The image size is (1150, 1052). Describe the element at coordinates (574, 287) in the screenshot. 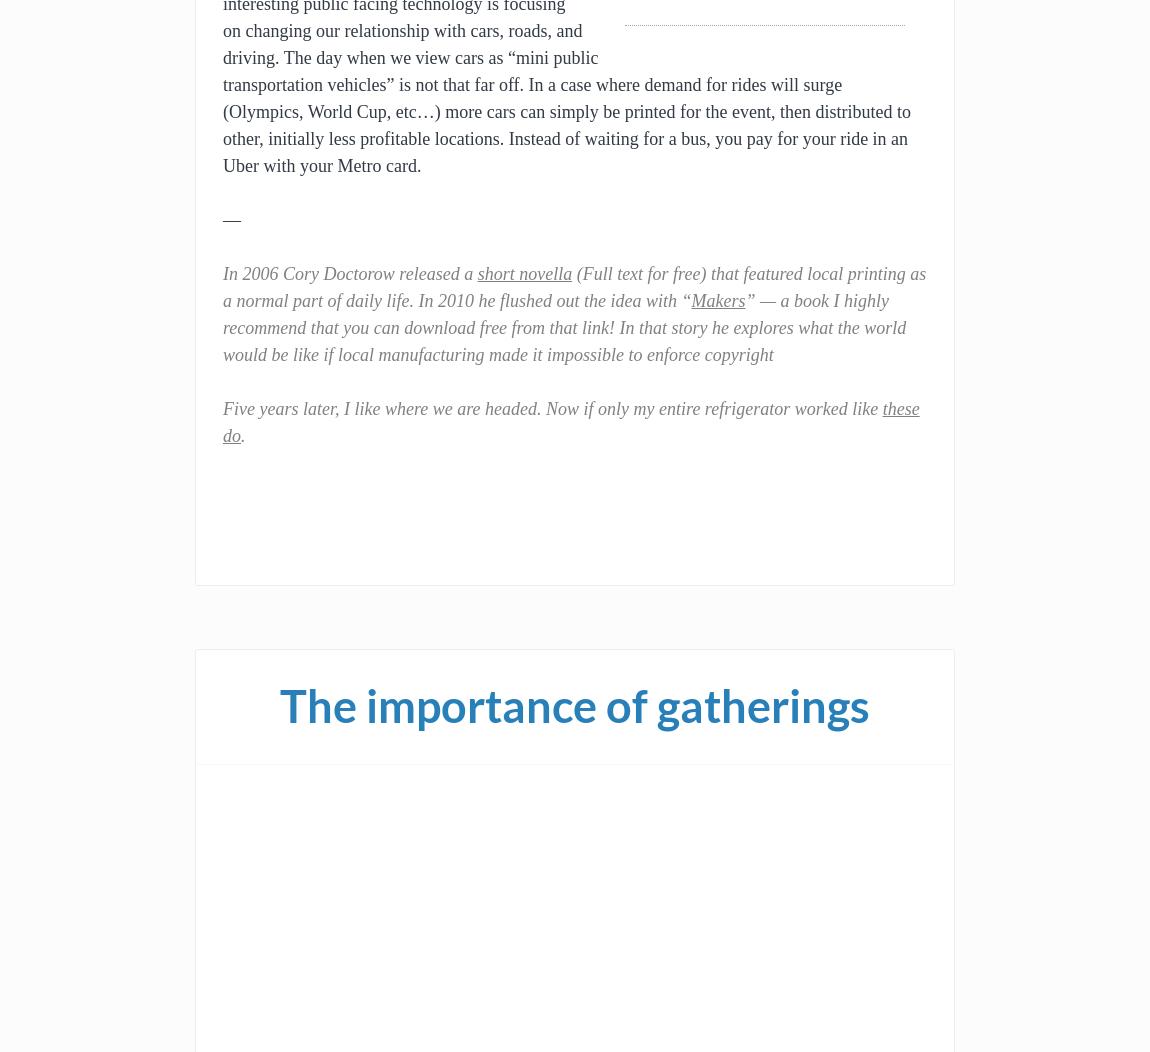

I see `'(Full text for free) that featured local printing as a normal part of daily life. In 2010 he flushed out the idea with “'` at that location.